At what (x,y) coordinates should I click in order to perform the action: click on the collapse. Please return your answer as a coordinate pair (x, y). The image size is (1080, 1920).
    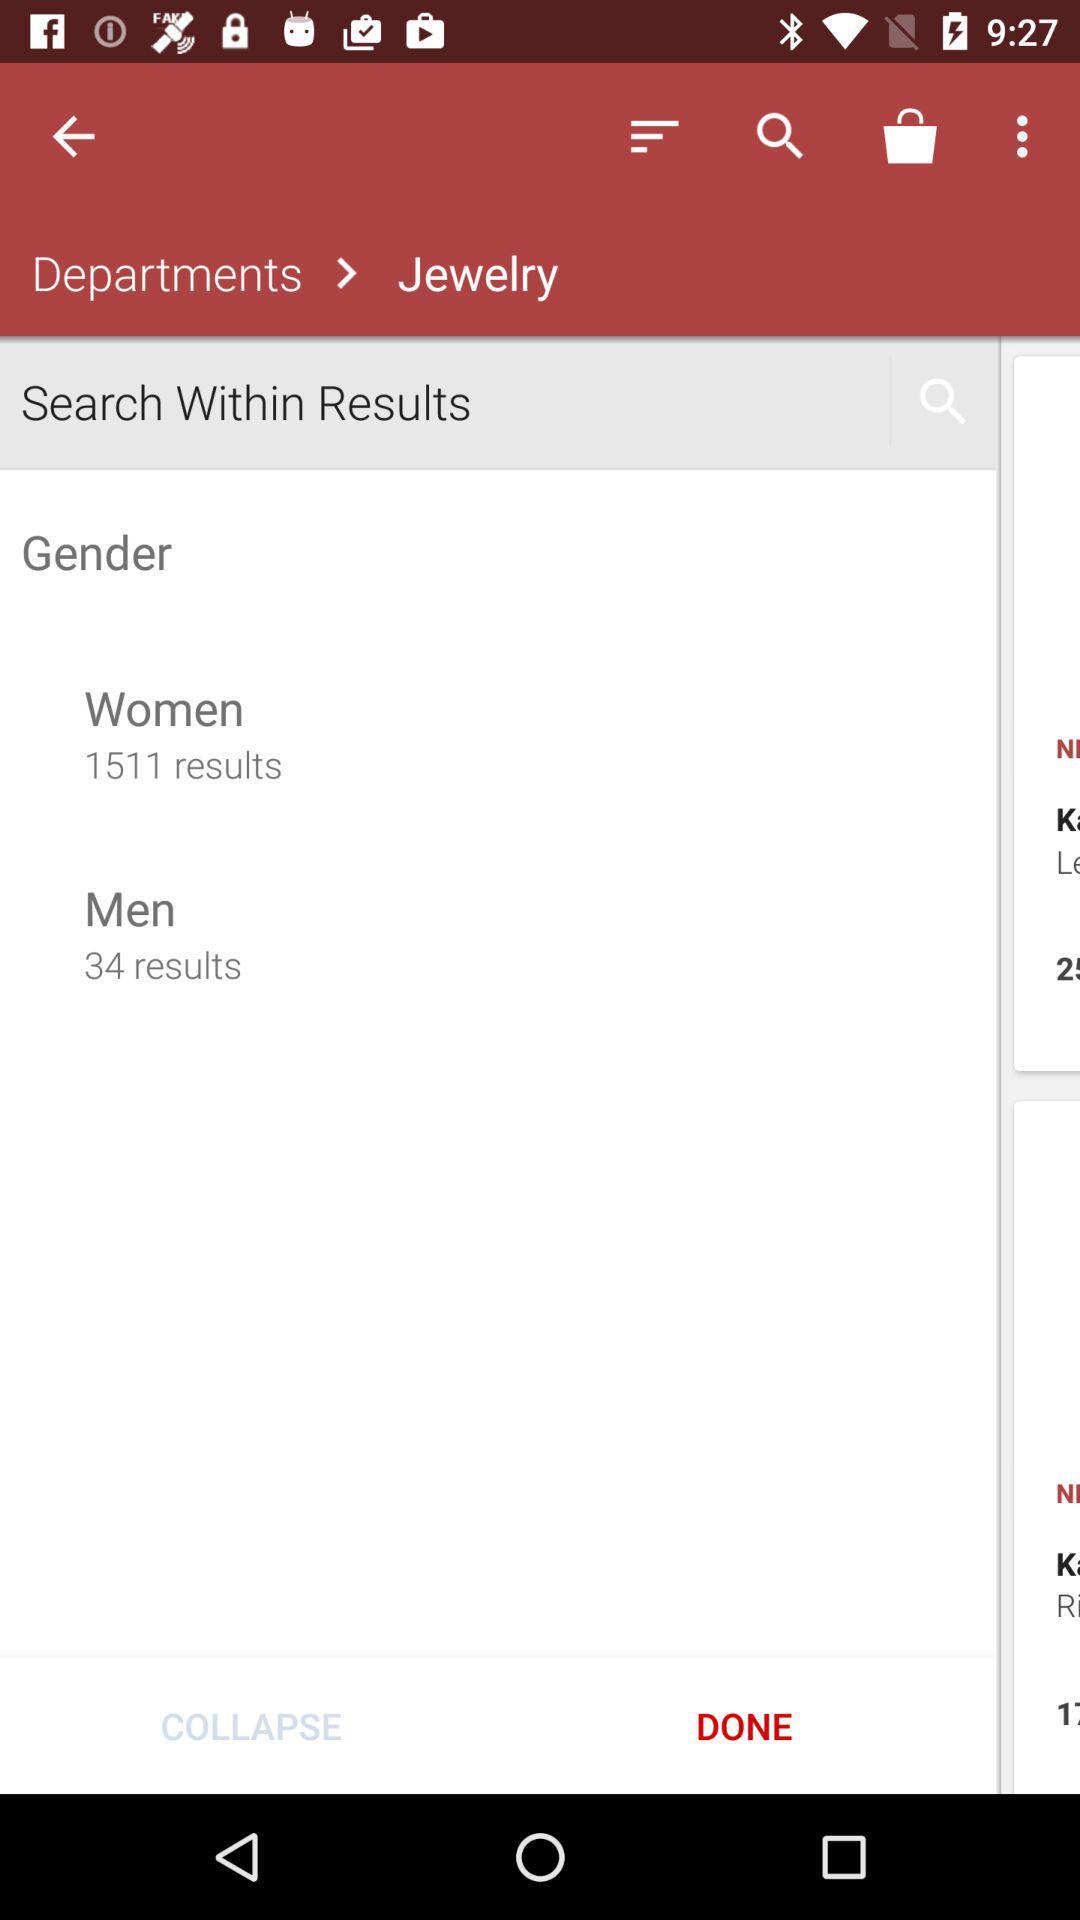
    Looking at the image, I should click on (250, 1724).